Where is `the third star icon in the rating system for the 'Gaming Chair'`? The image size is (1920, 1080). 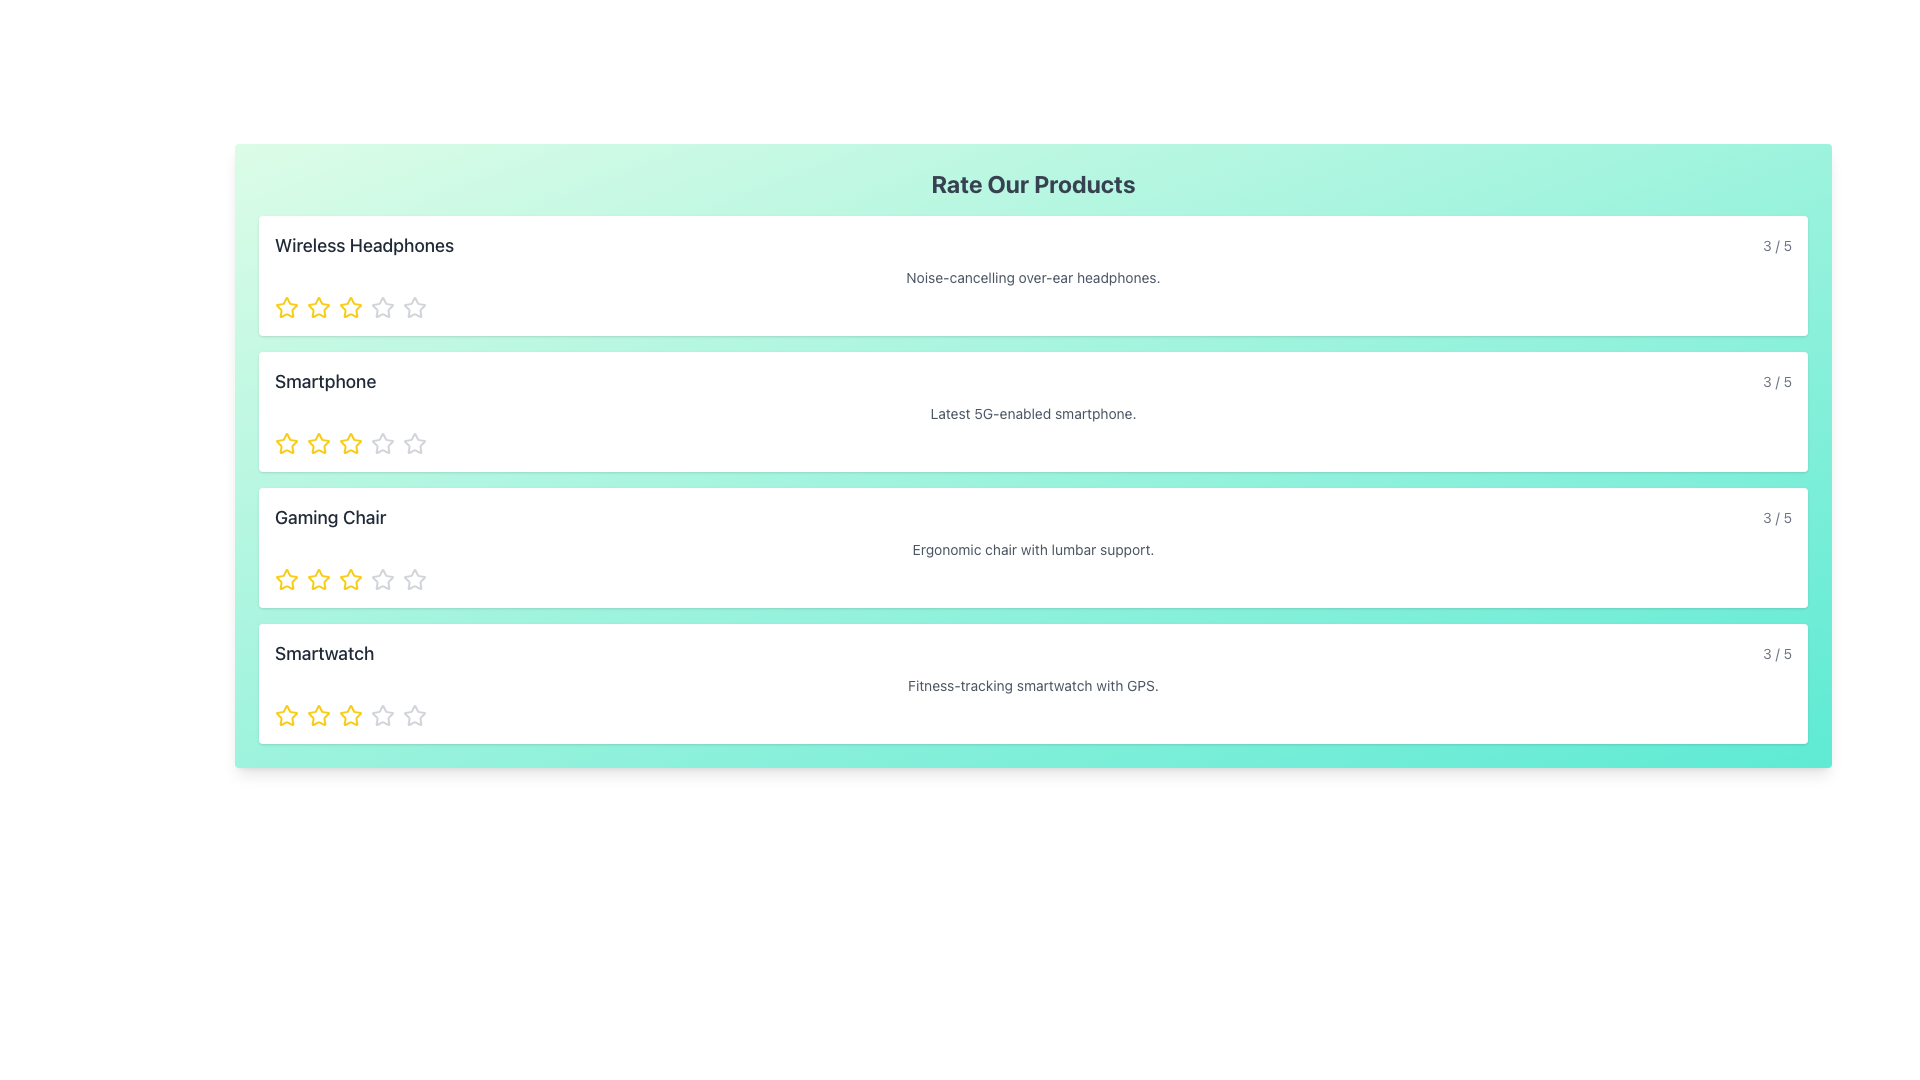 the third star icon in the rating system for the 'Gaming Chair' is located at coordinates (413, 579).